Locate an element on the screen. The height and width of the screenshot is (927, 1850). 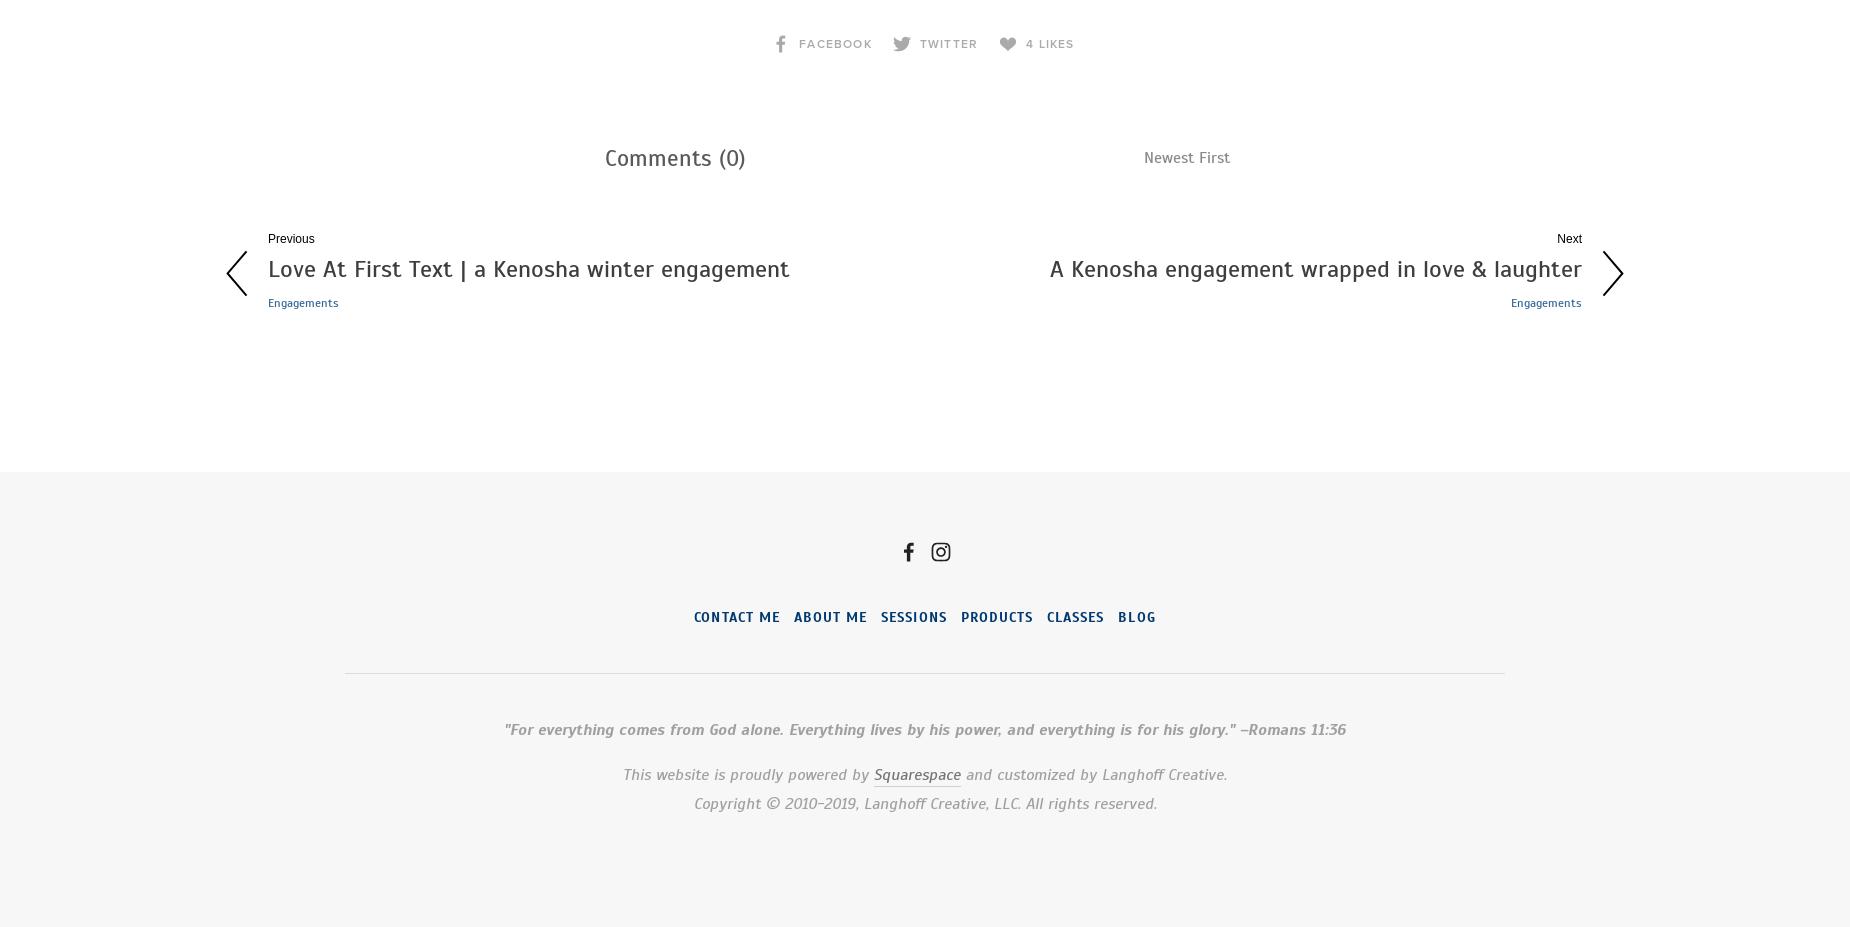
'Sessions' is located at coordinates (913, 617).